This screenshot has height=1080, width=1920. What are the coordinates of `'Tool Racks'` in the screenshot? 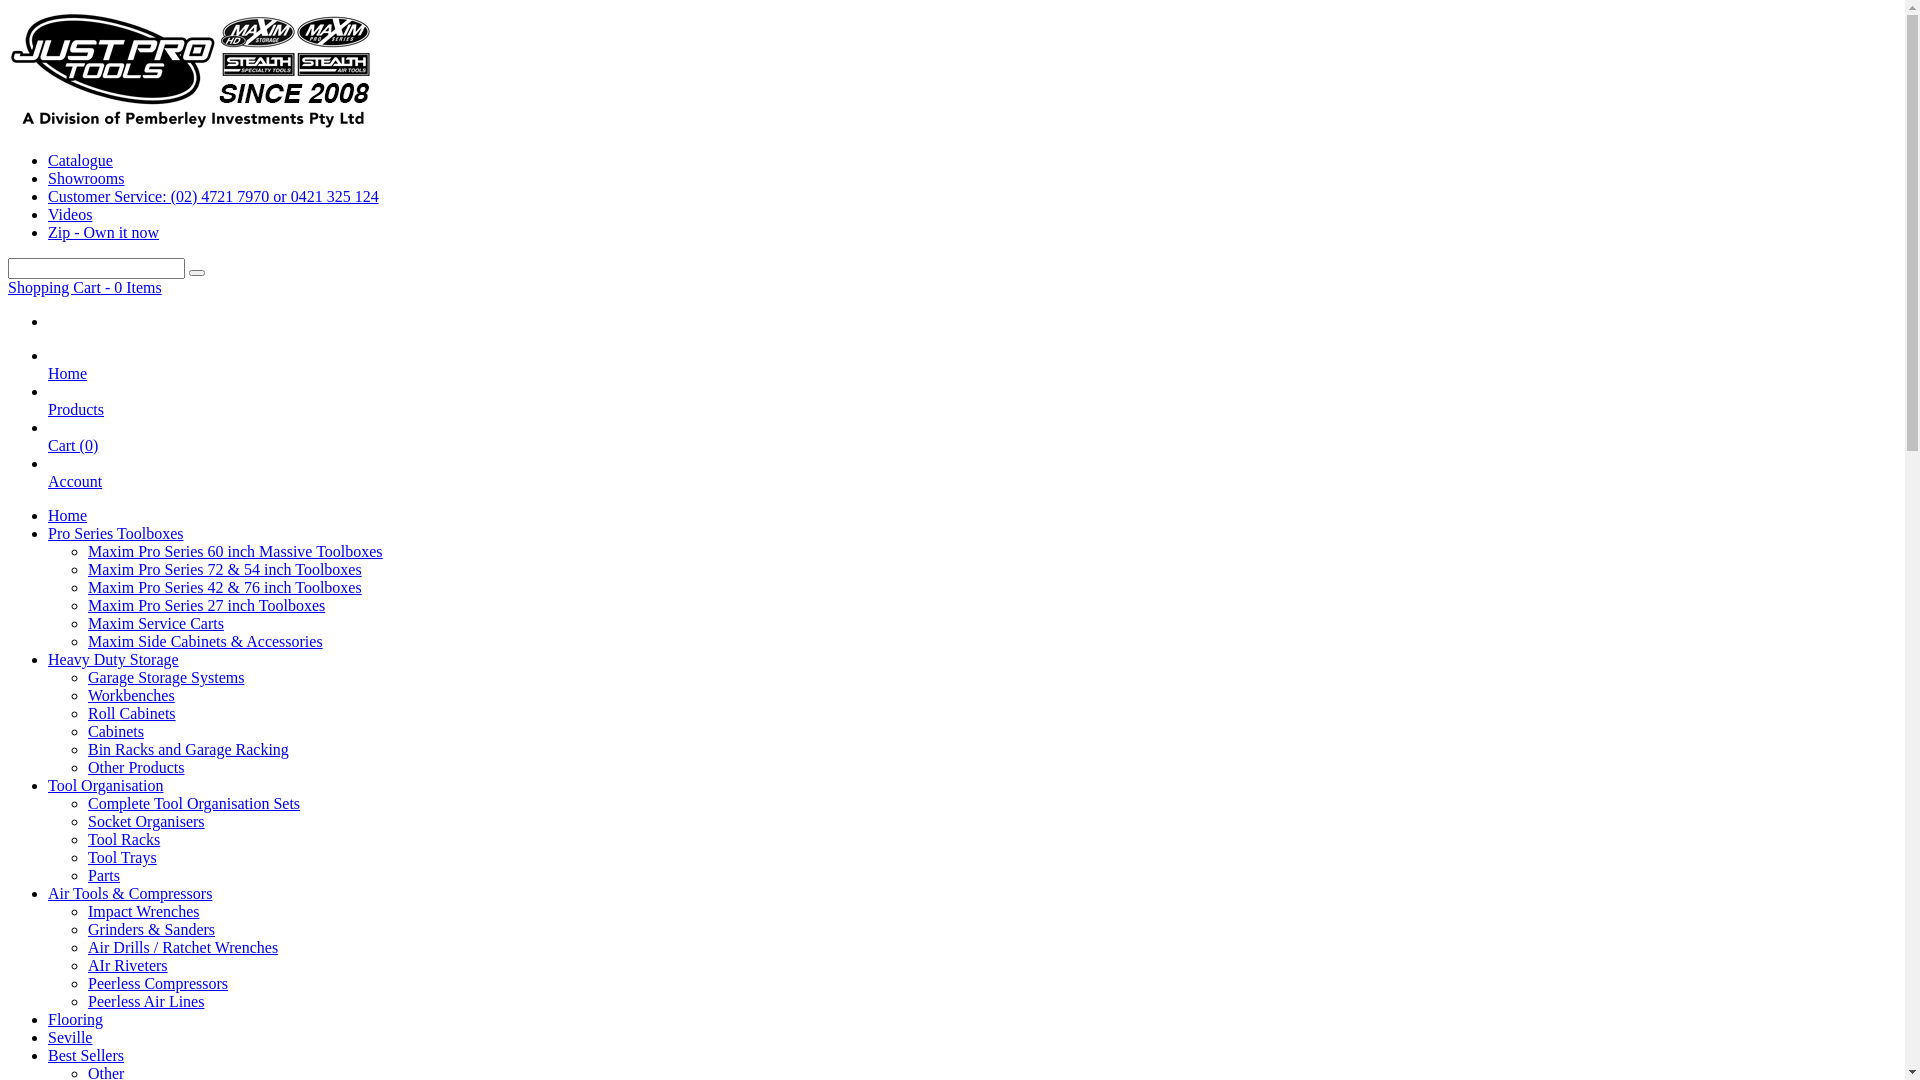 It's located at (123, 839).